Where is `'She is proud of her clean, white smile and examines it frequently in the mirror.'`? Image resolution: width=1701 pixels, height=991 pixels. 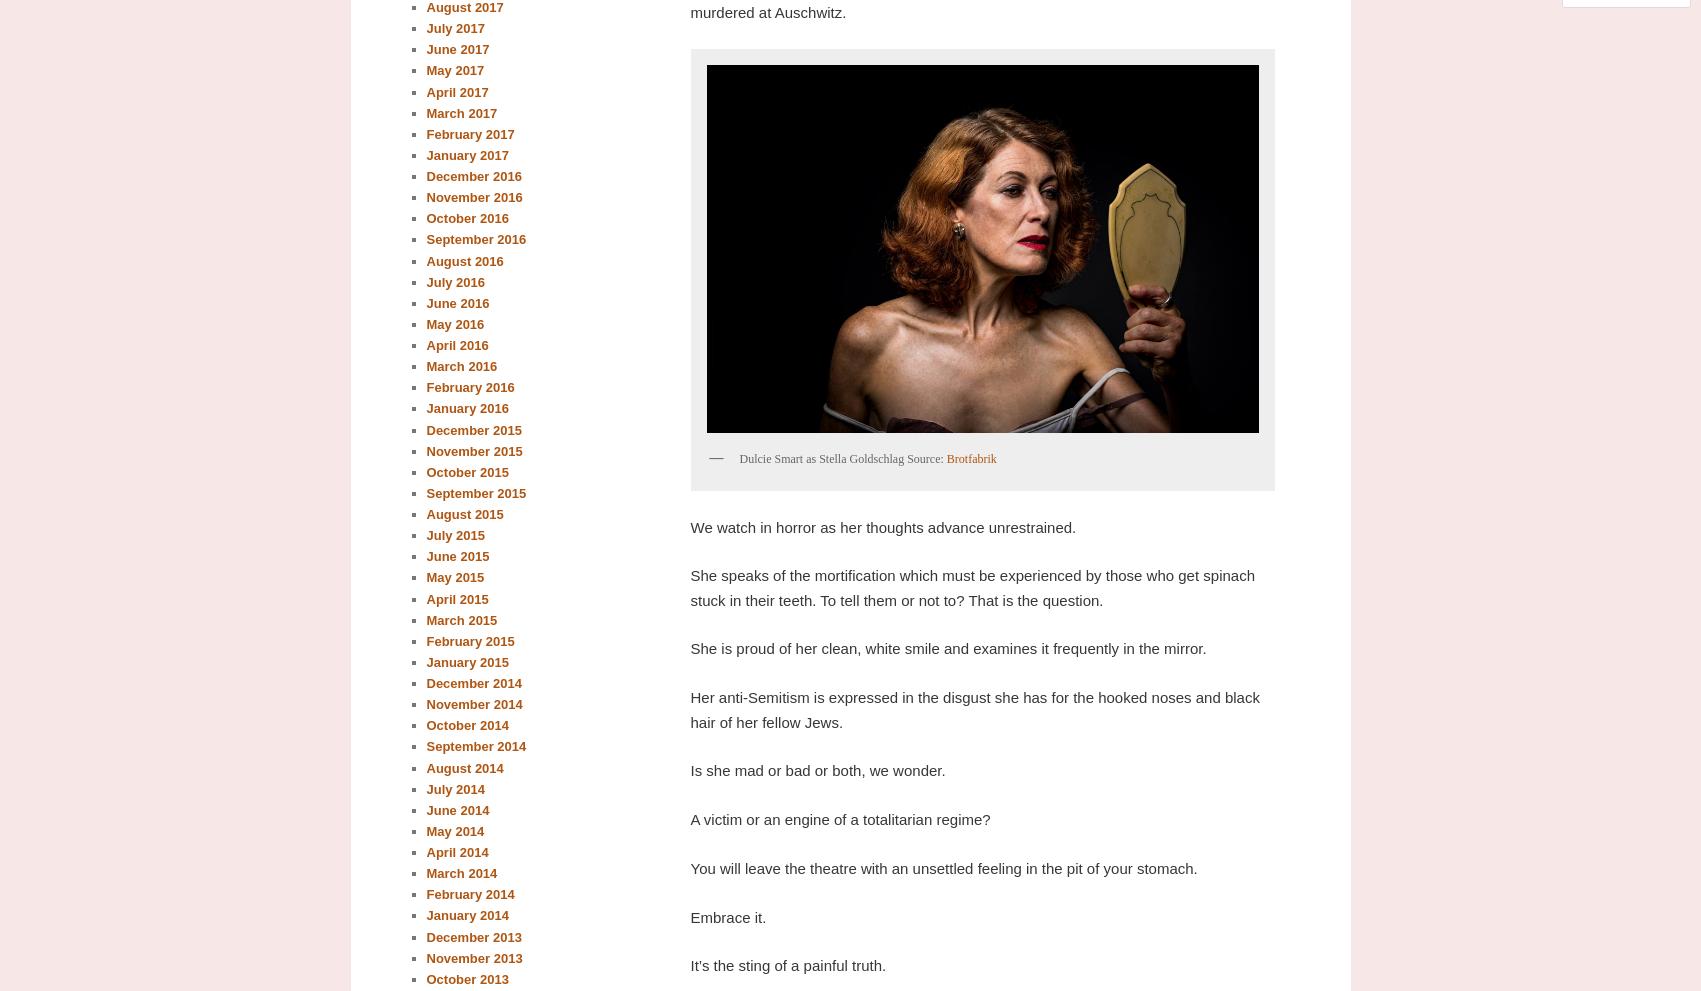 'She is proud of her clean, white smile and examines it frequently in the mirror.' is located at coordinates (946, 647).